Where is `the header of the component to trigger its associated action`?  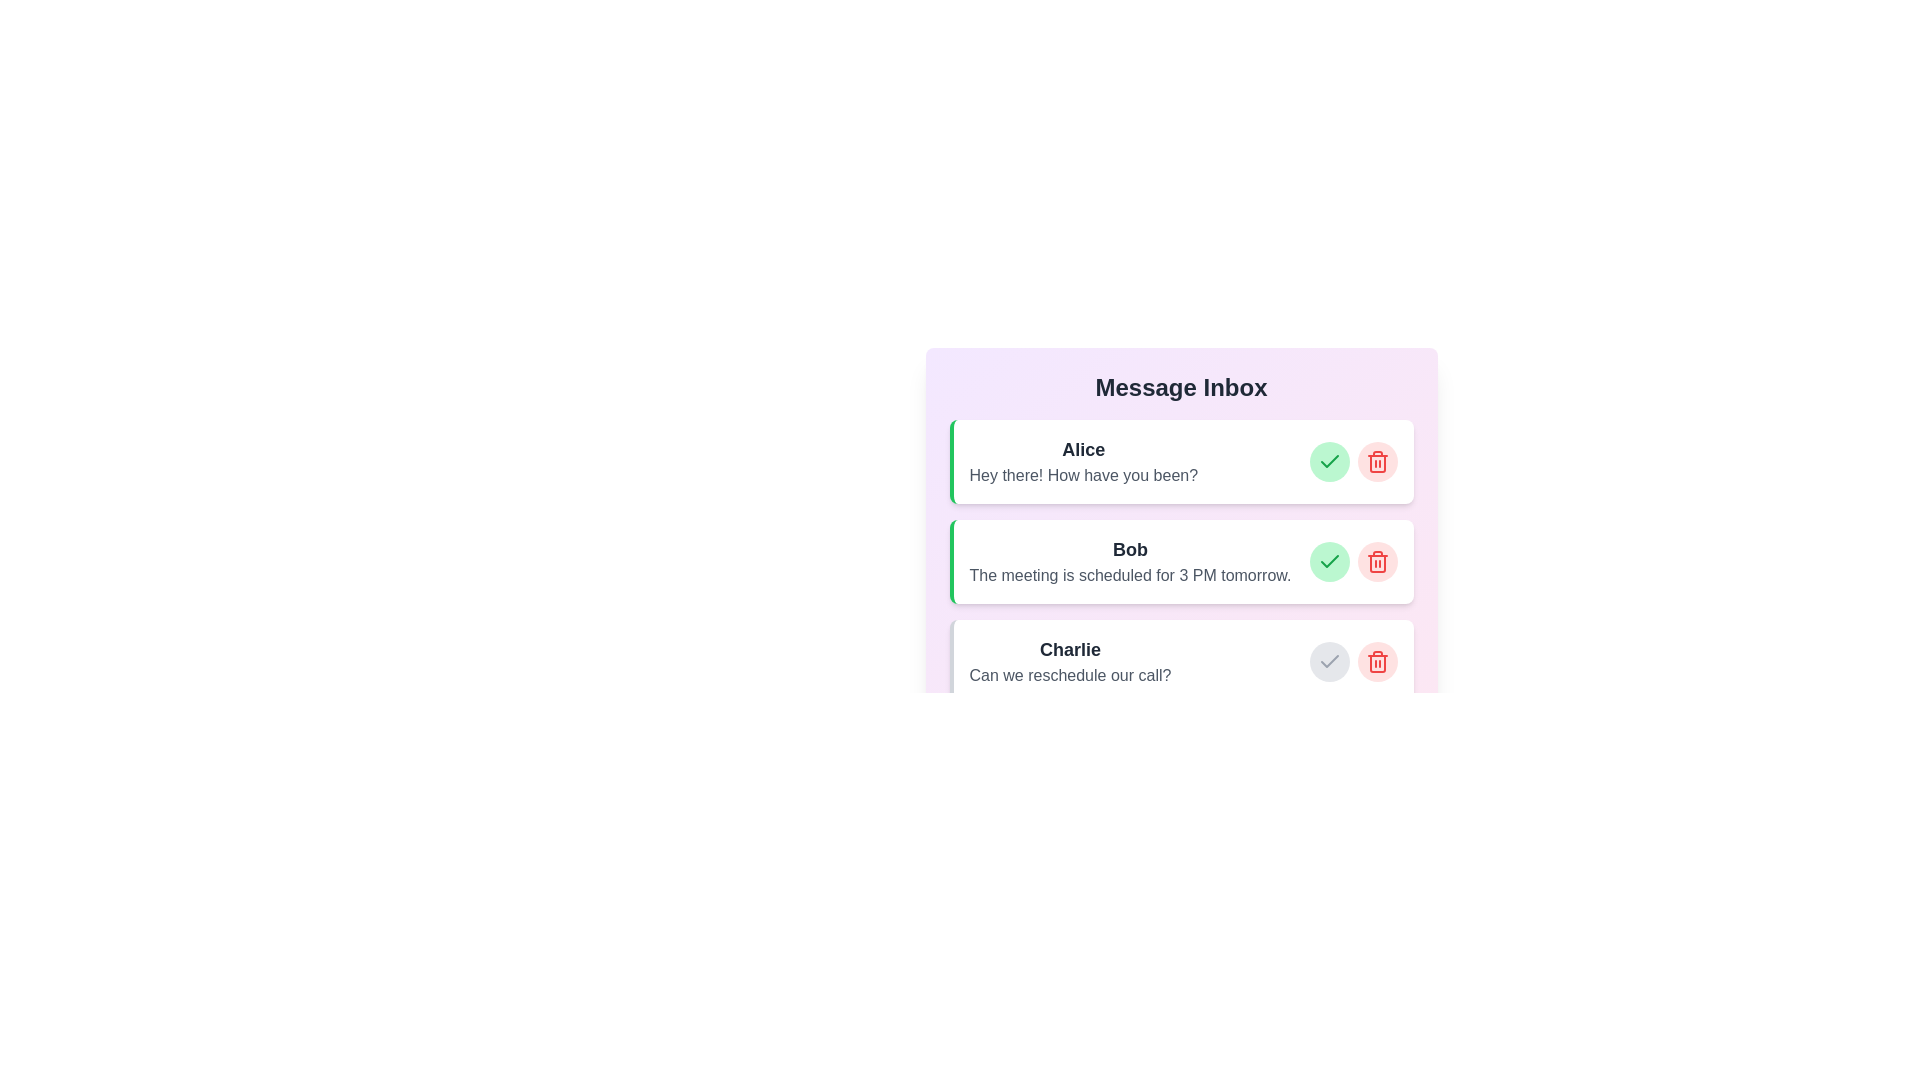 the header of the component to trigger its associated action is located at coordinates (1181, 388).